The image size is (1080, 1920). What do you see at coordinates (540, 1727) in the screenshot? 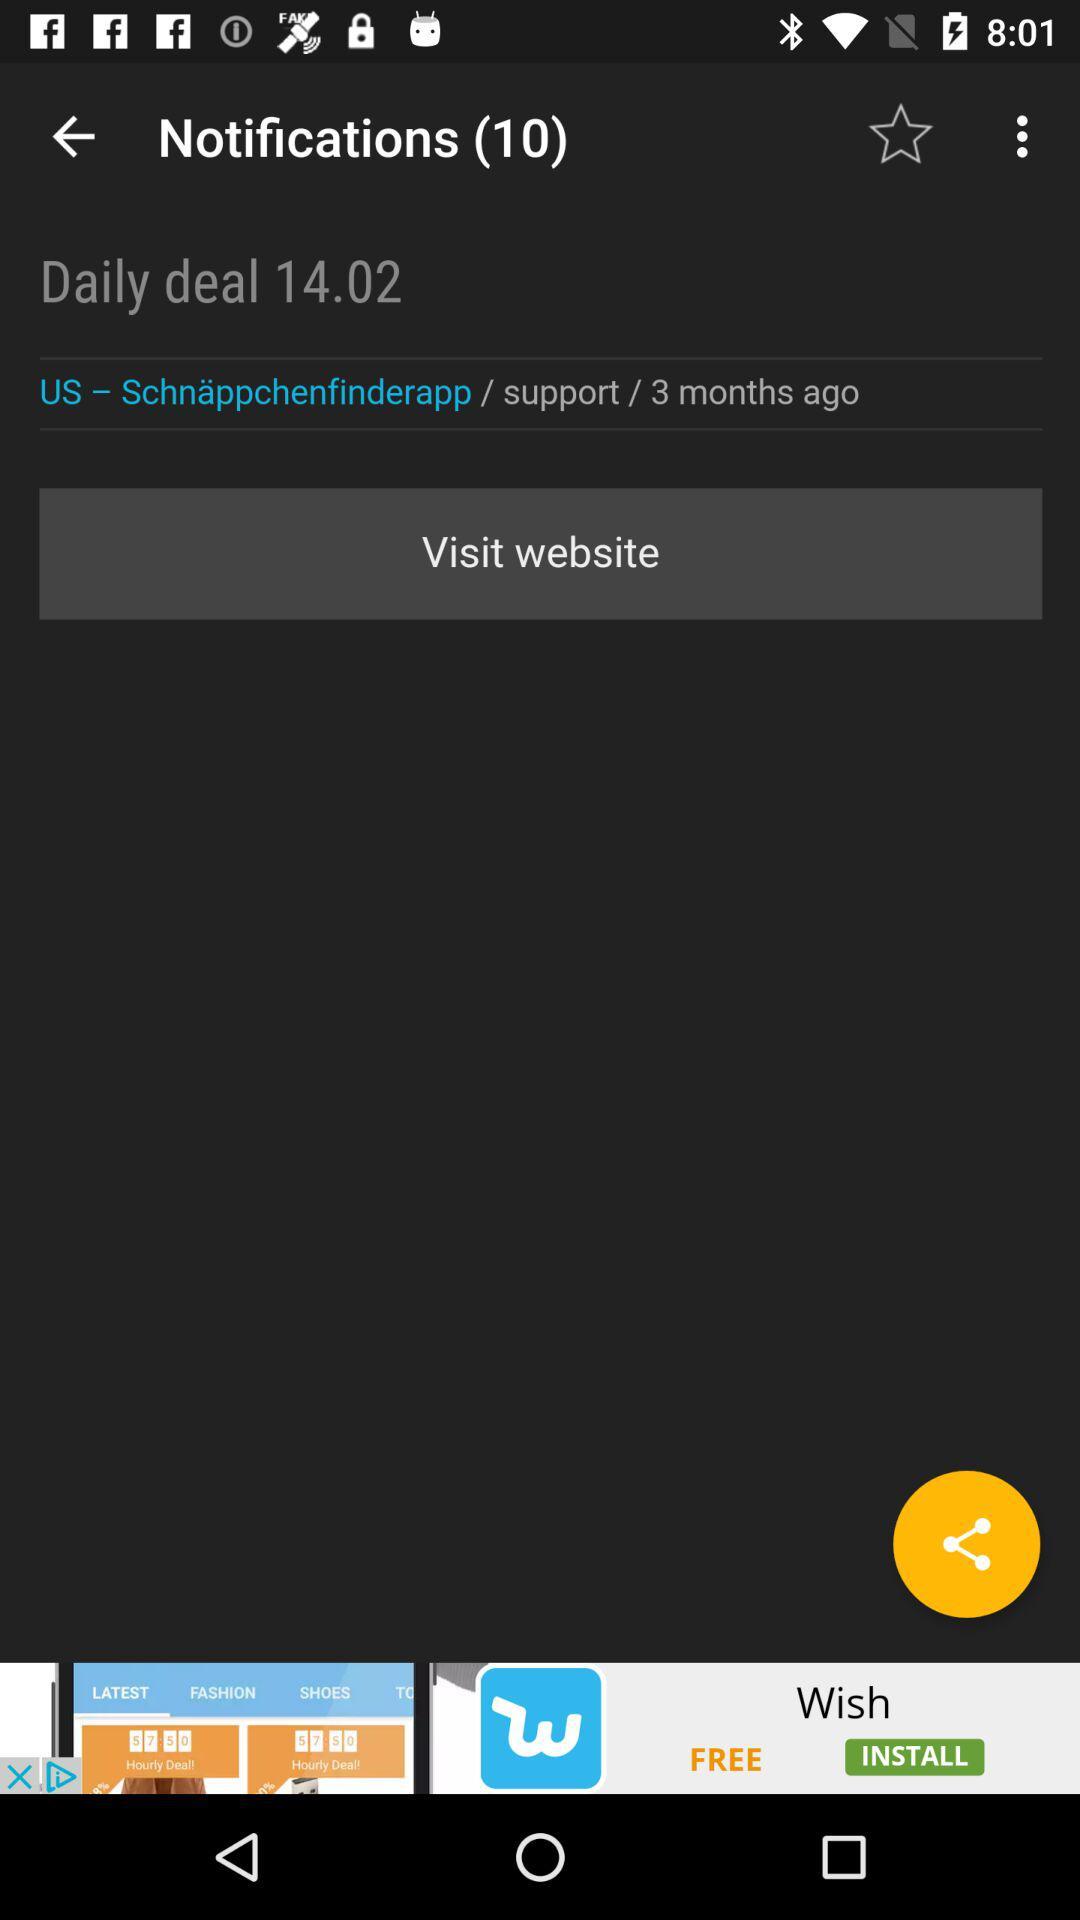
I see `web page pop up advertisement` at bounding box center [540, 1727].